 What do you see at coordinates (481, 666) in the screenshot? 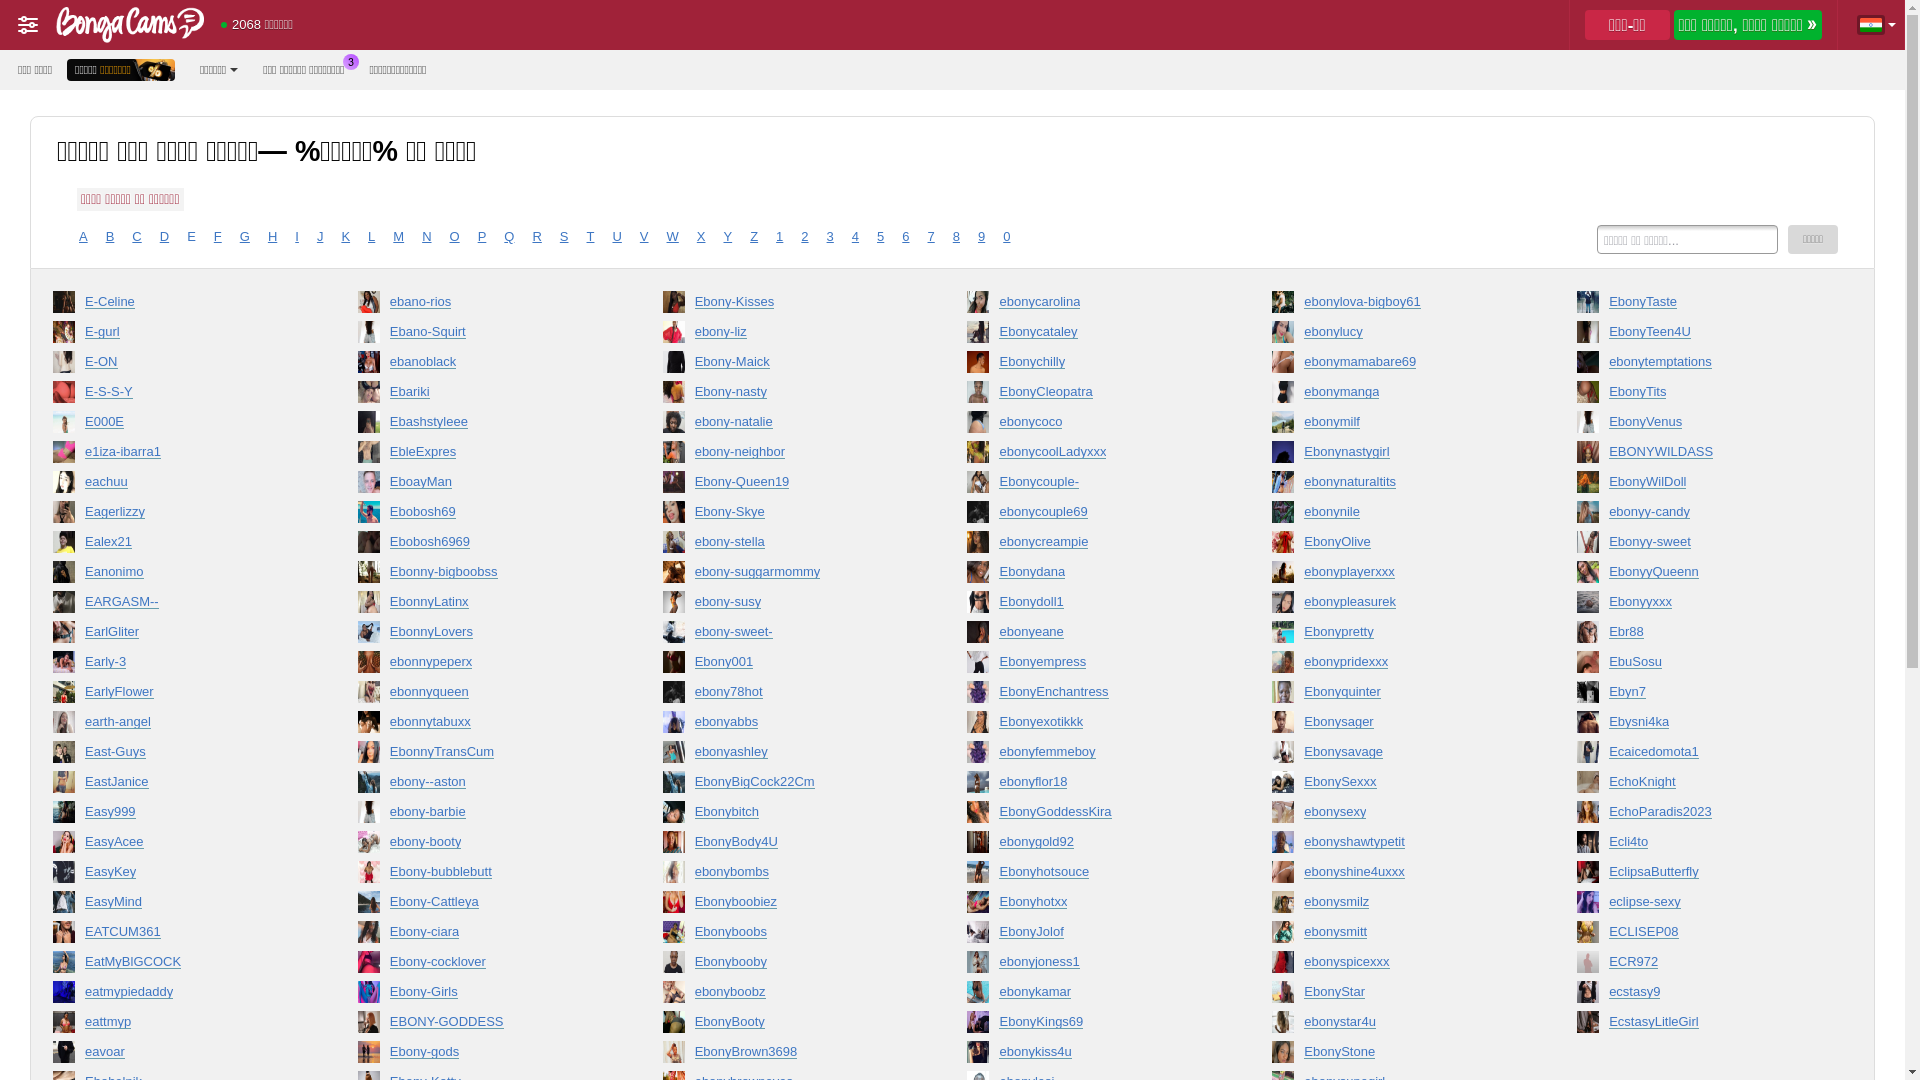
I see `'ebonnypeperx'` at bounding box center [481, 666].